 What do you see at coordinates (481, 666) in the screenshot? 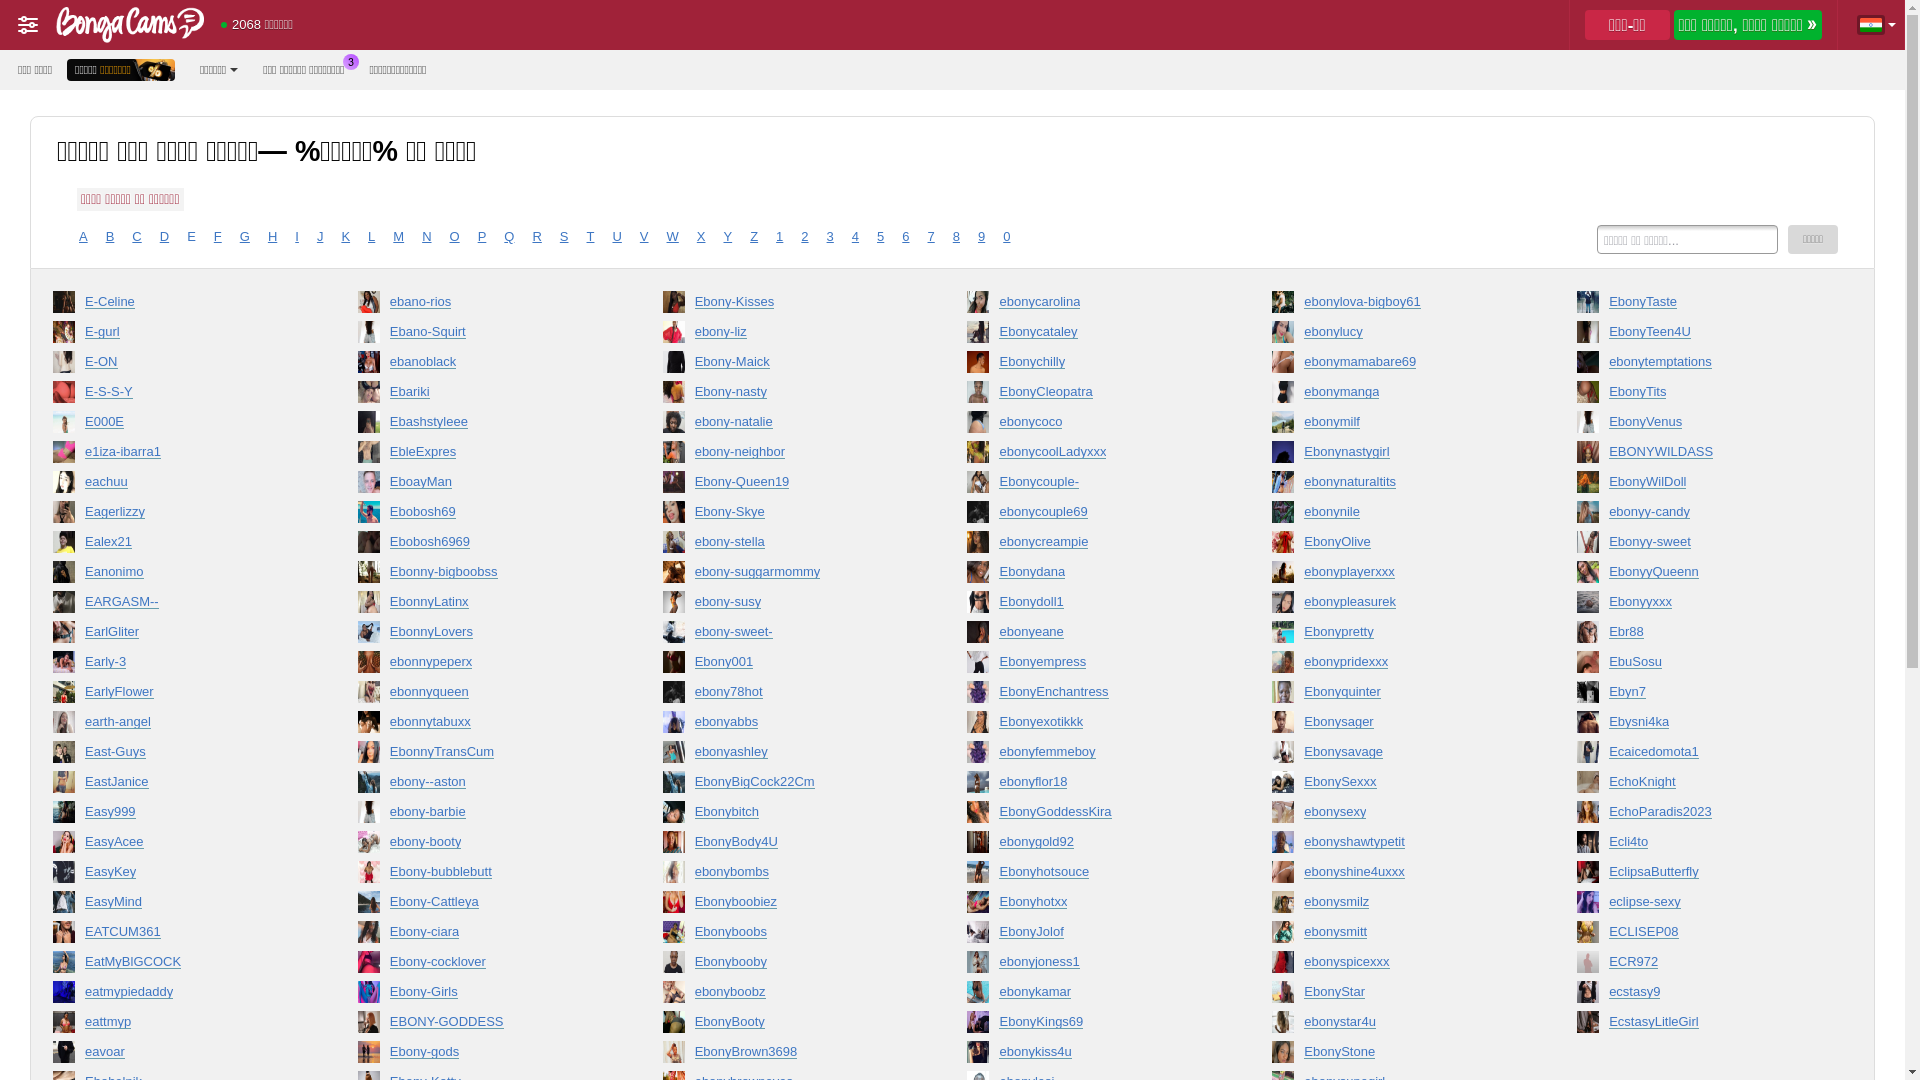
I see `'ebonnypeperx'` at bounding box center [481, 666].